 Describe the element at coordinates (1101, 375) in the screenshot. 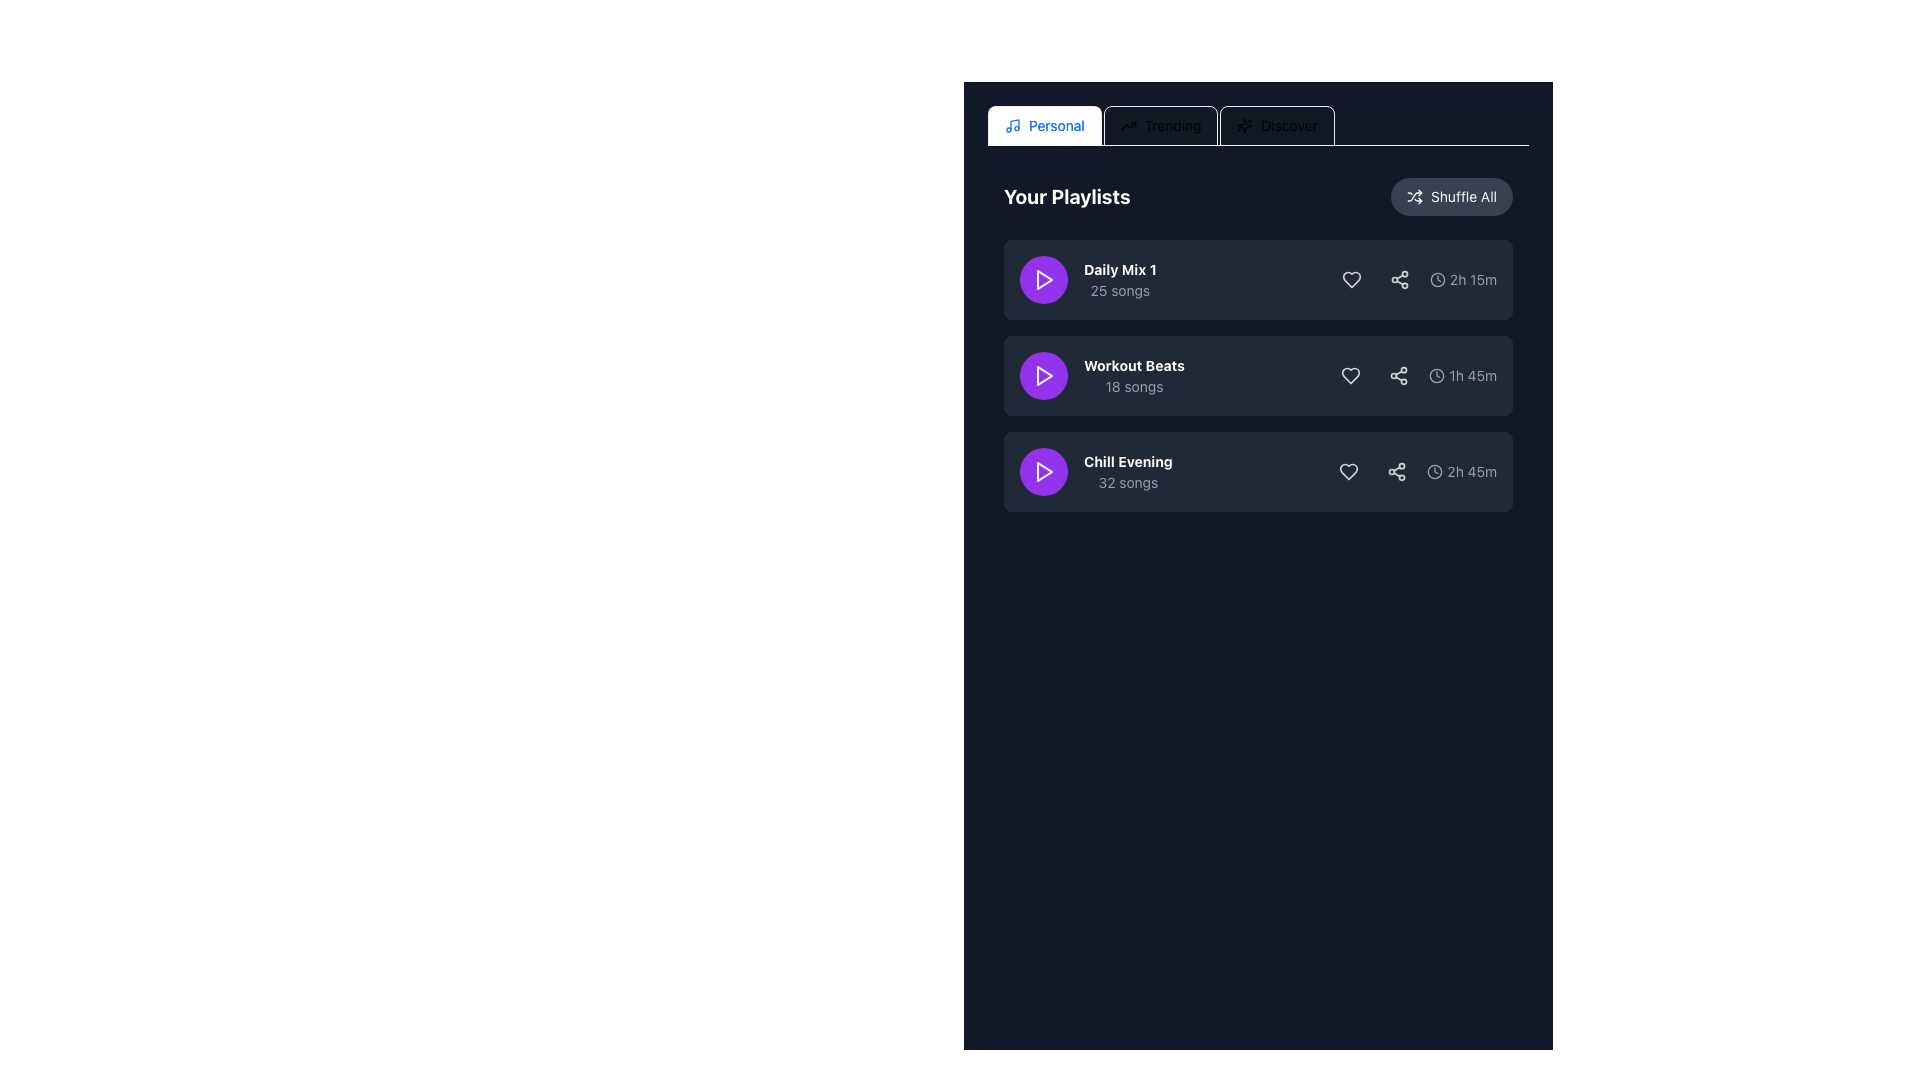

I see `the 'Workout Beats' text display component` at that location.